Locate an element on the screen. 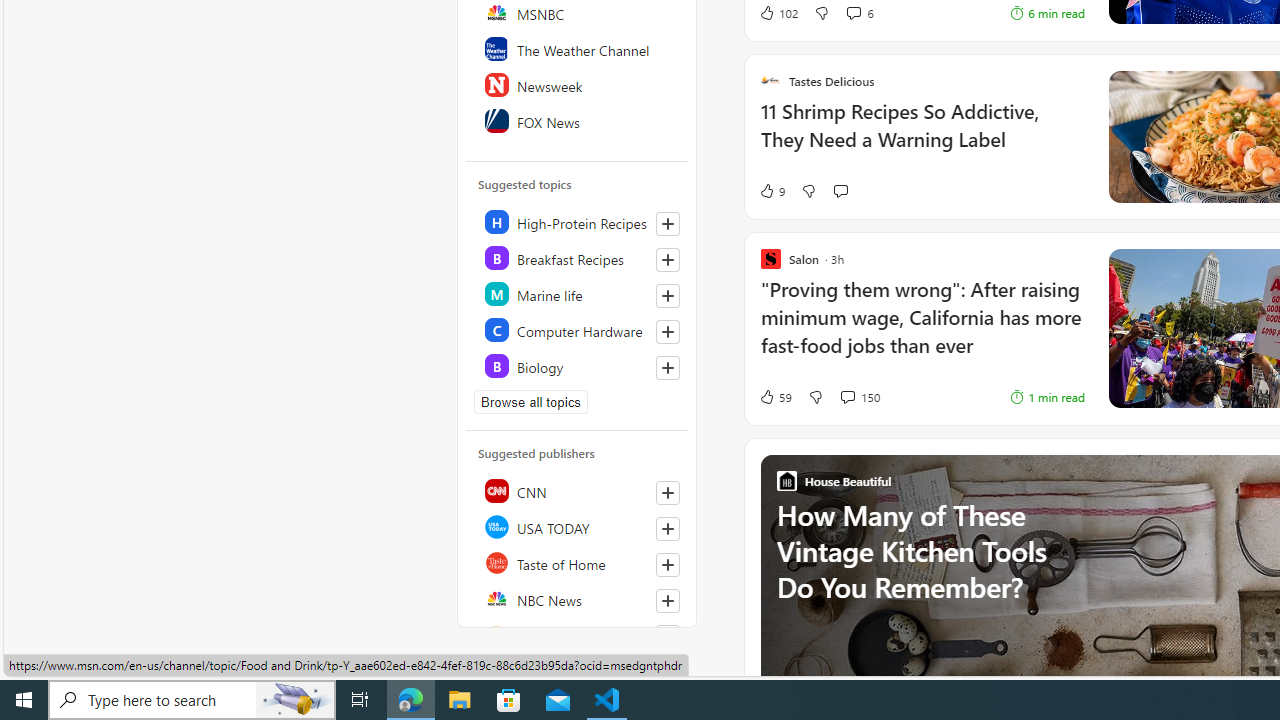 Image resolution: width=1280 pixels, height=720 pixels. '9 Like' is located at coordinates (770, 191).